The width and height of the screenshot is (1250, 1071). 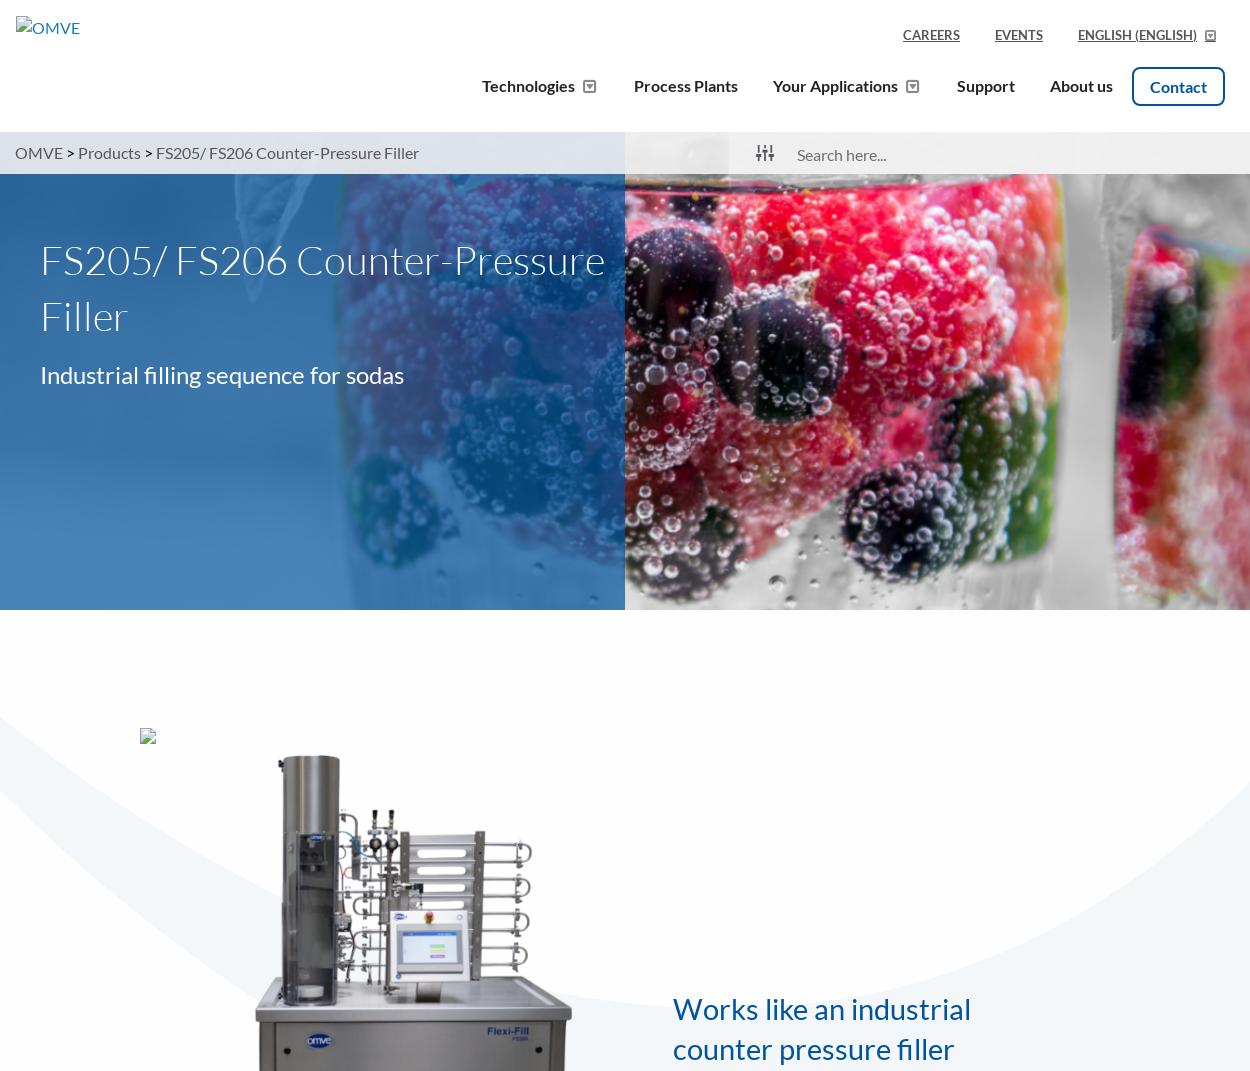 What do you see at coordinates (1135, 32) in the screenshot?
I see `'('` at bounding box center [1135, 32].